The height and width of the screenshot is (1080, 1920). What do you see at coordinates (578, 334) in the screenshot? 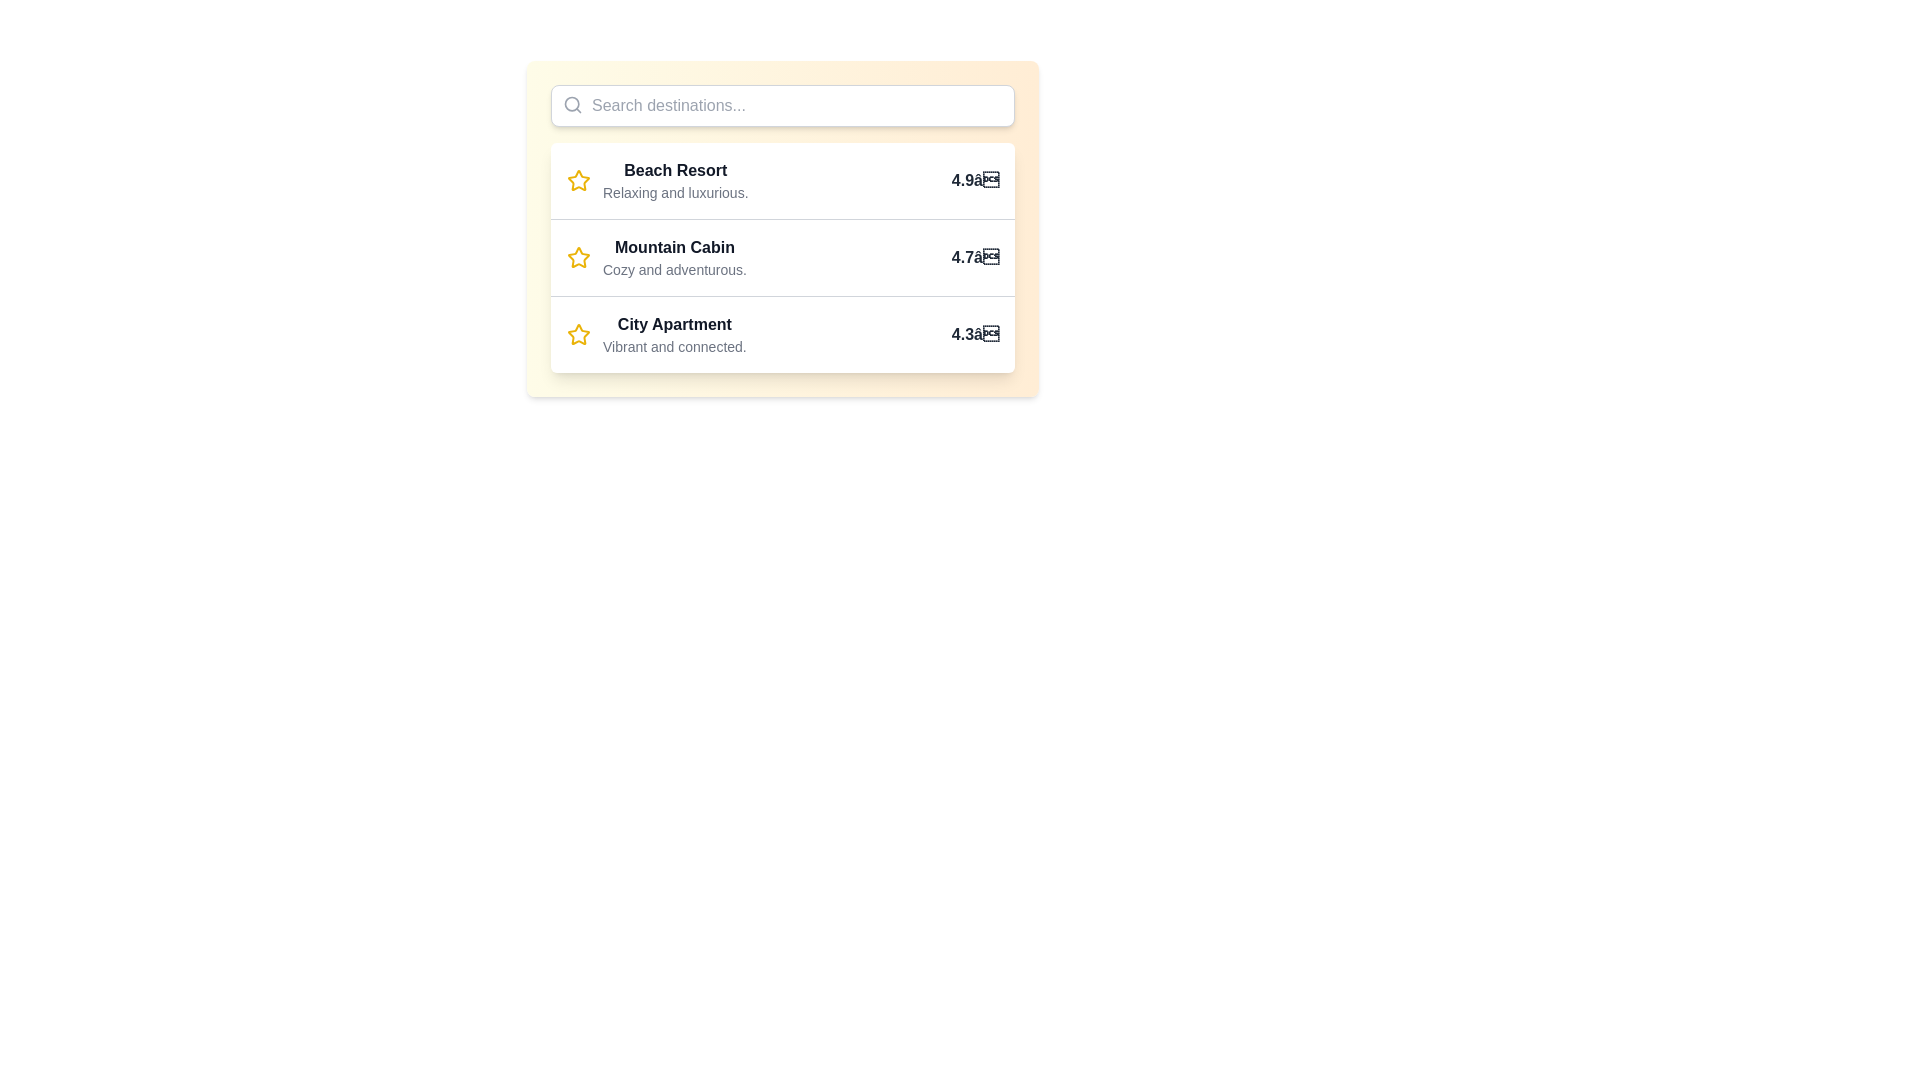
I see `the icon representing the rating feature located in the third entry, aligned to the left of the text 'City Apartment'` at bounding box center [578, 334].